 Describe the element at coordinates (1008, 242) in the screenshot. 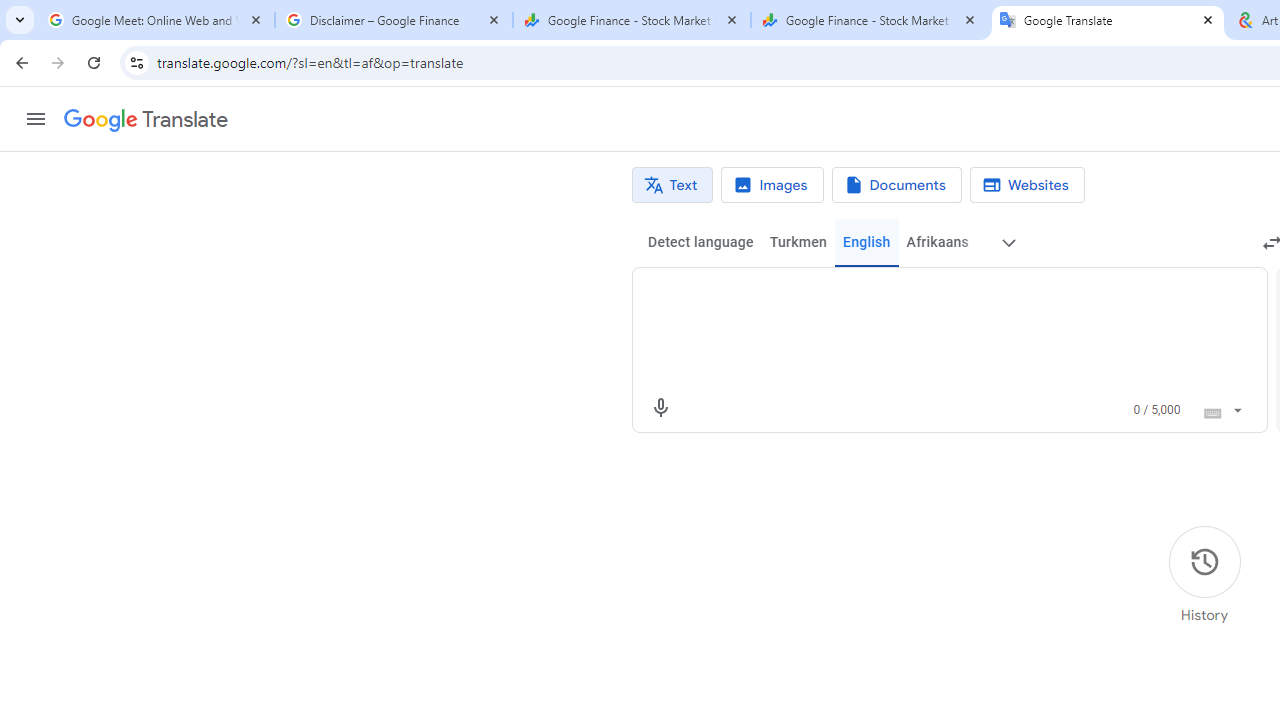

I see `'More source languages'` at that location.